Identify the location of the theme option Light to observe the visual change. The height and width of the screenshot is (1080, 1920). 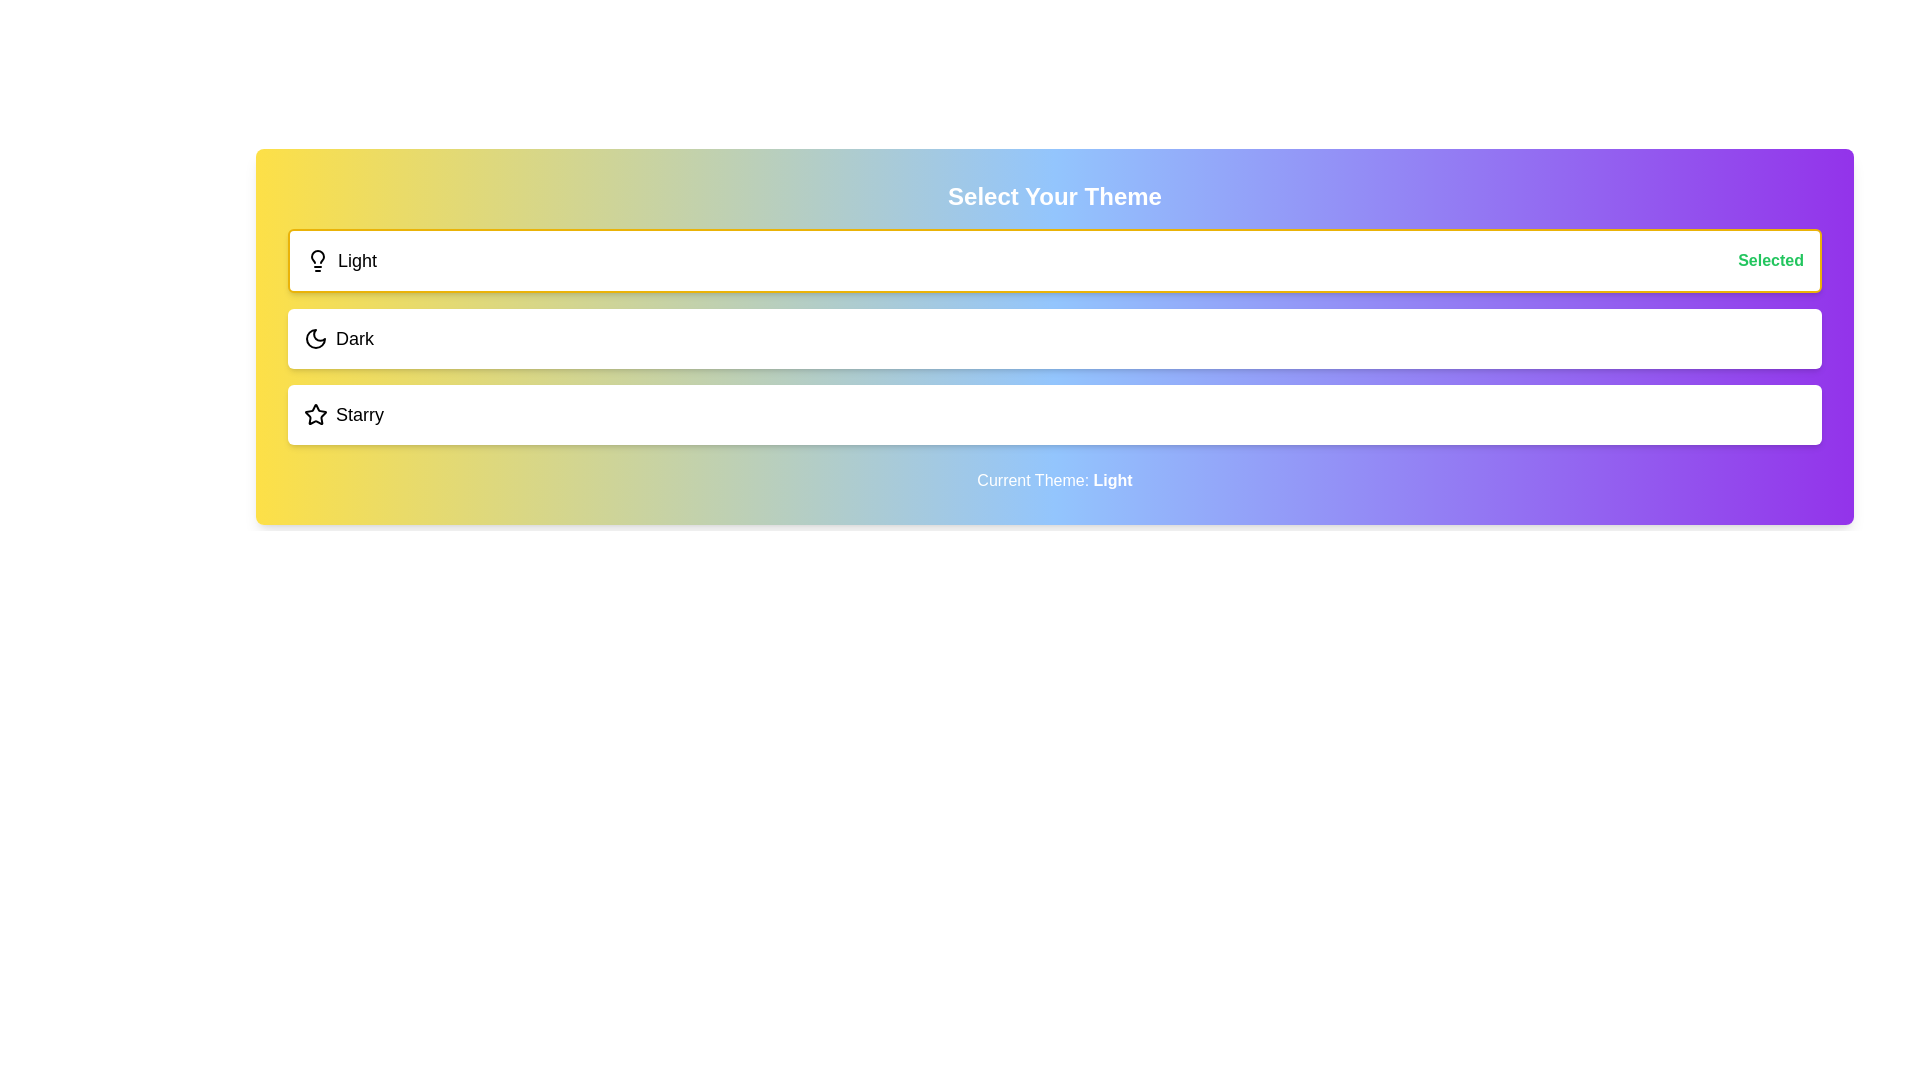
(1054, 260).